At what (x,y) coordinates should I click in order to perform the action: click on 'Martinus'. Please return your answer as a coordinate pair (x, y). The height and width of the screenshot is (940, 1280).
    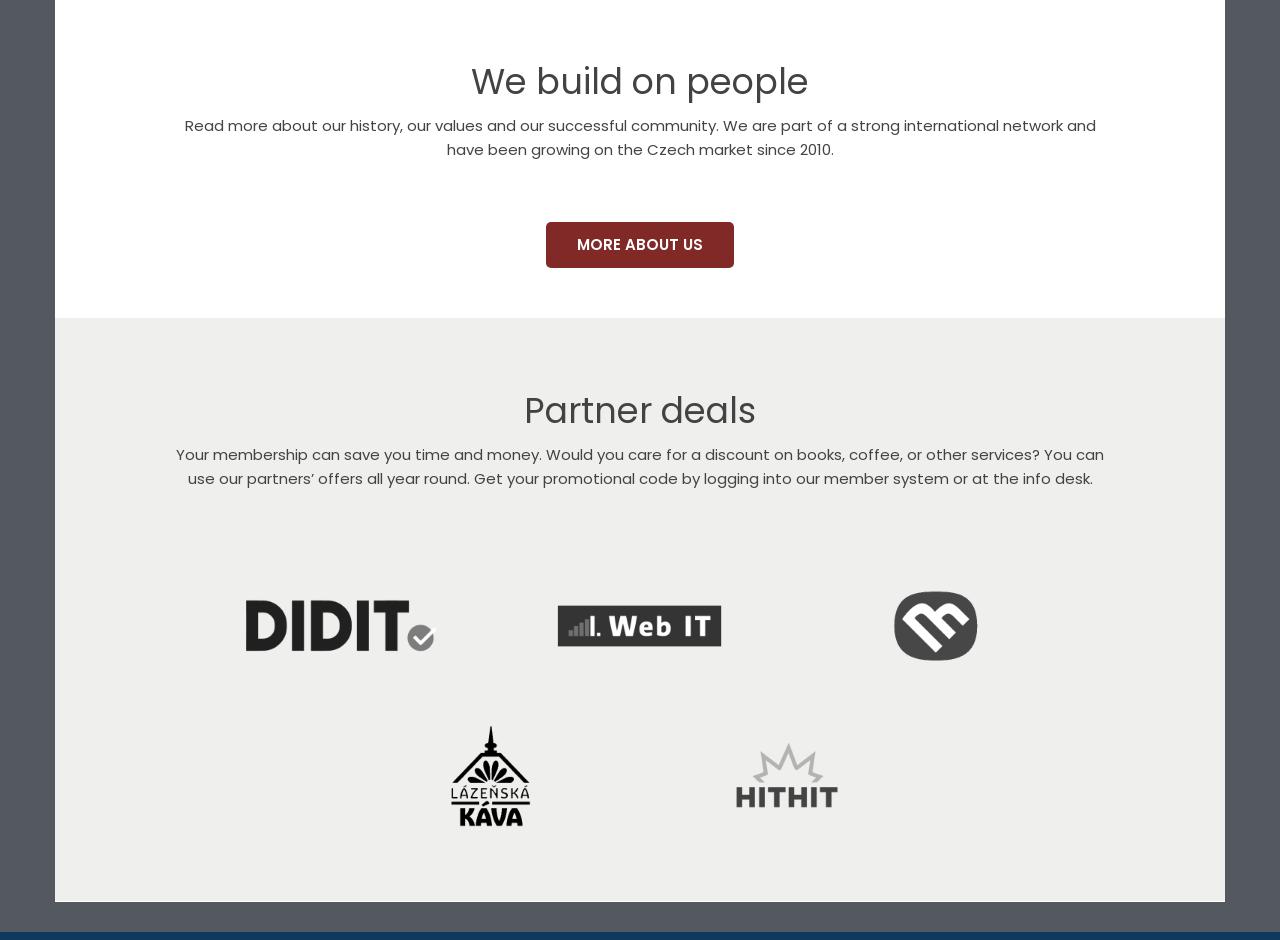
    Looking at the image, I should click on (893, 844).